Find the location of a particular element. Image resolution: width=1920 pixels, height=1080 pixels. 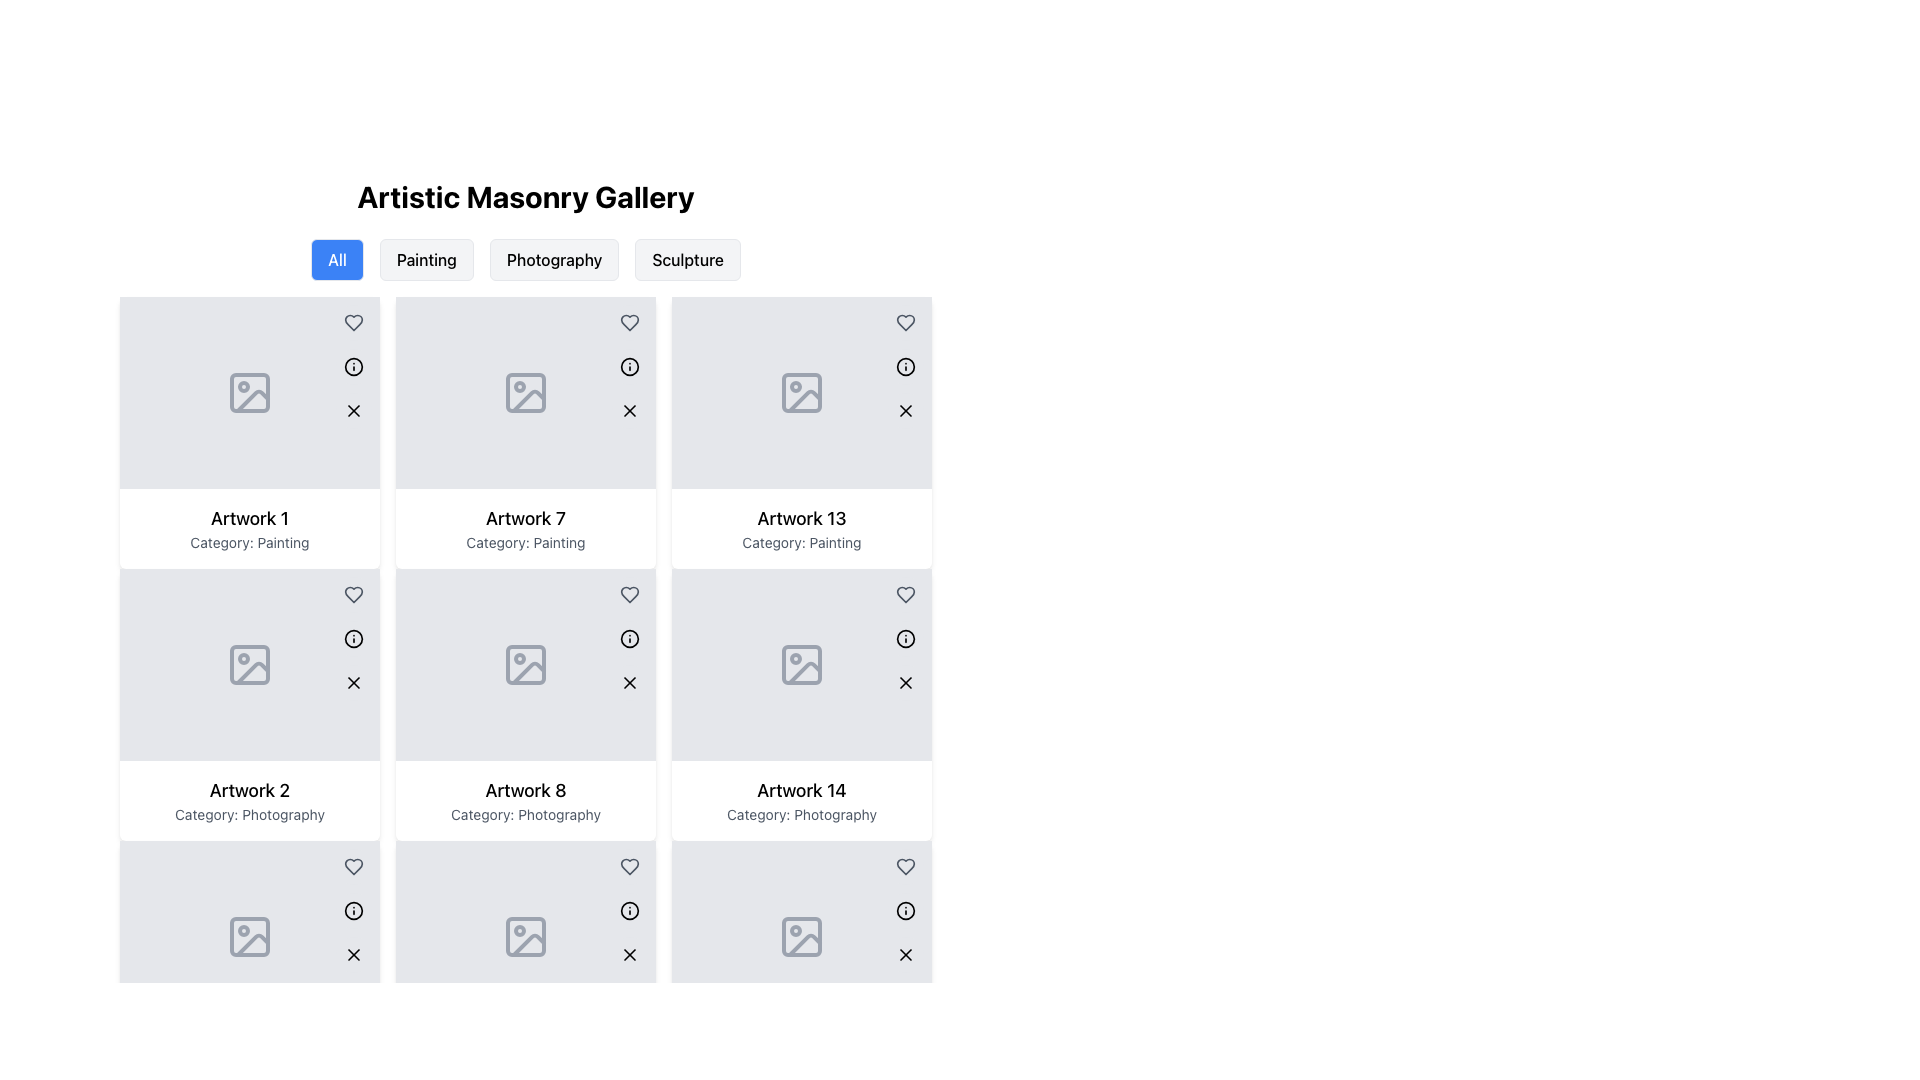

the 'favorite' button located at the top-right corner of the 'Artwork 7' card is located at coordinates (628, 593).